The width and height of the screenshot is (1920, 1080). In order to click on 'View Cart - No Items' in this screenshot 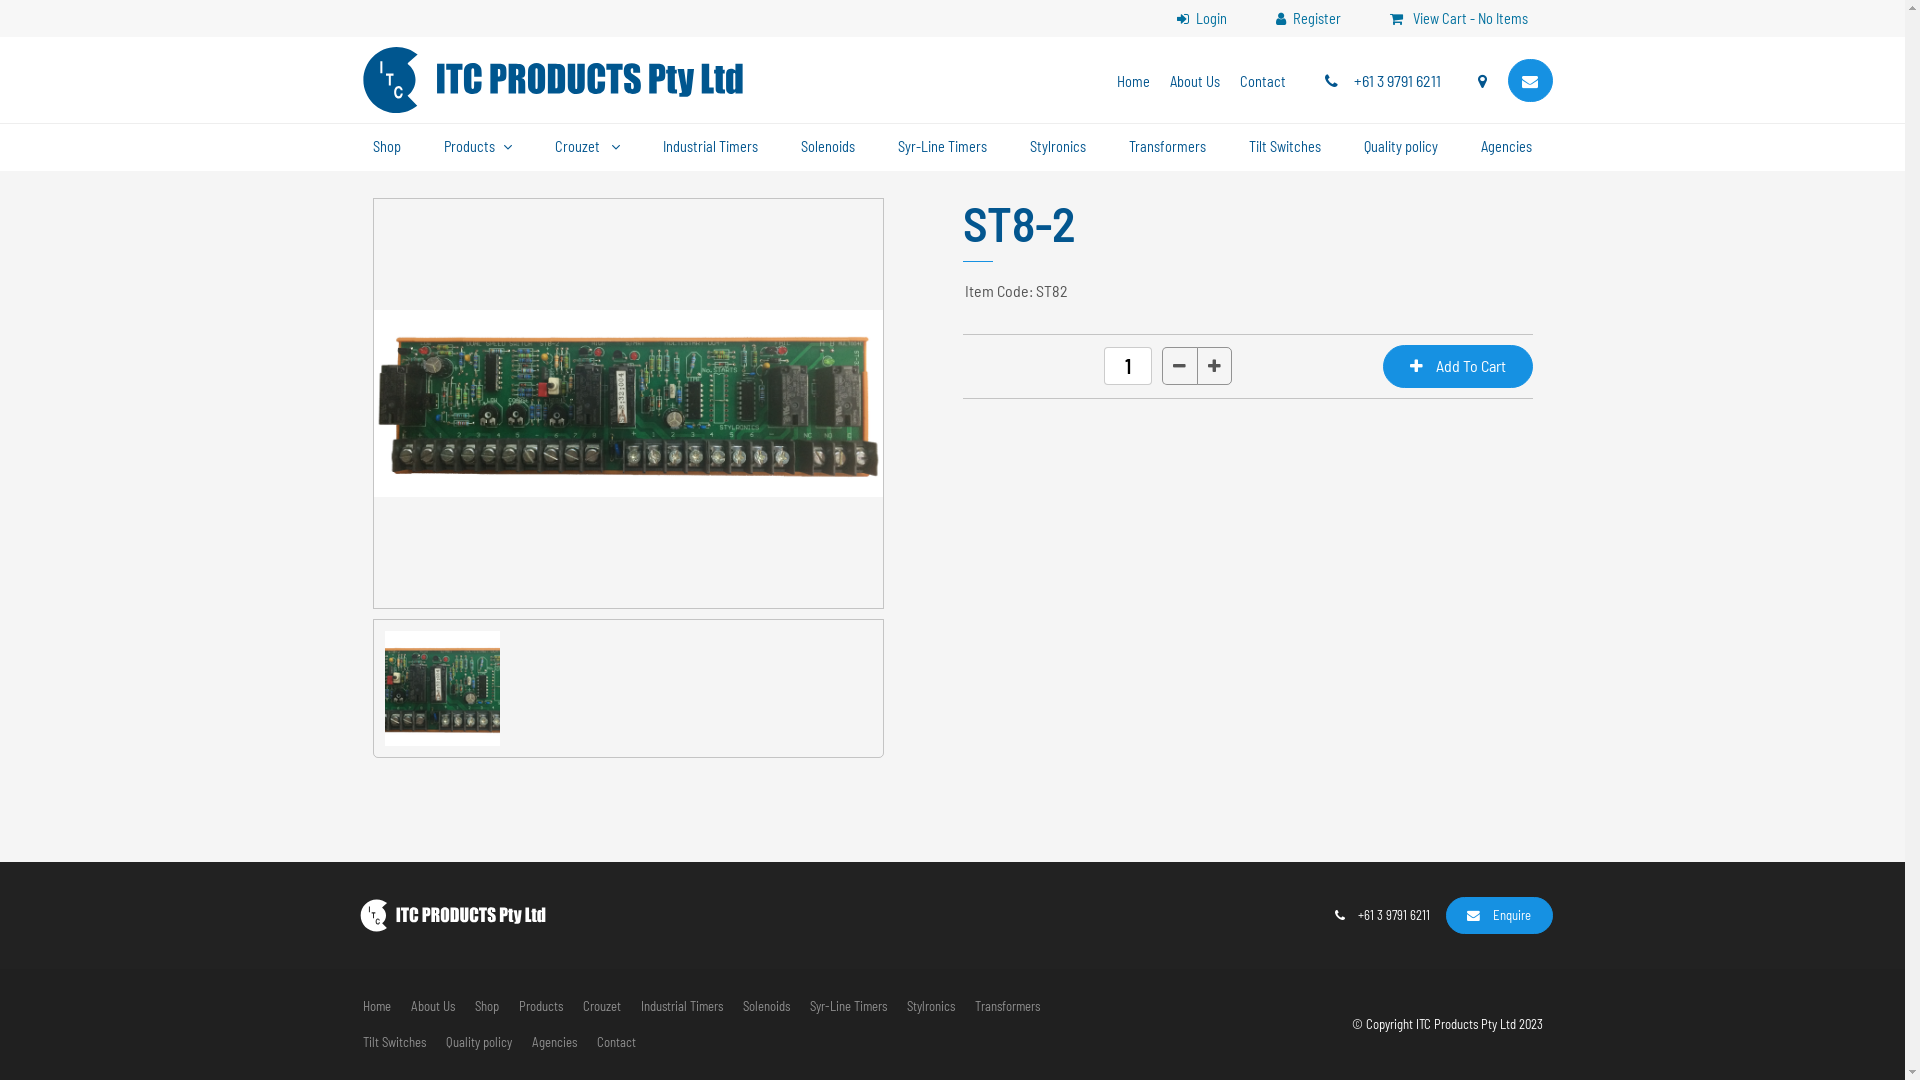, I will do `click(1459, 18)`.